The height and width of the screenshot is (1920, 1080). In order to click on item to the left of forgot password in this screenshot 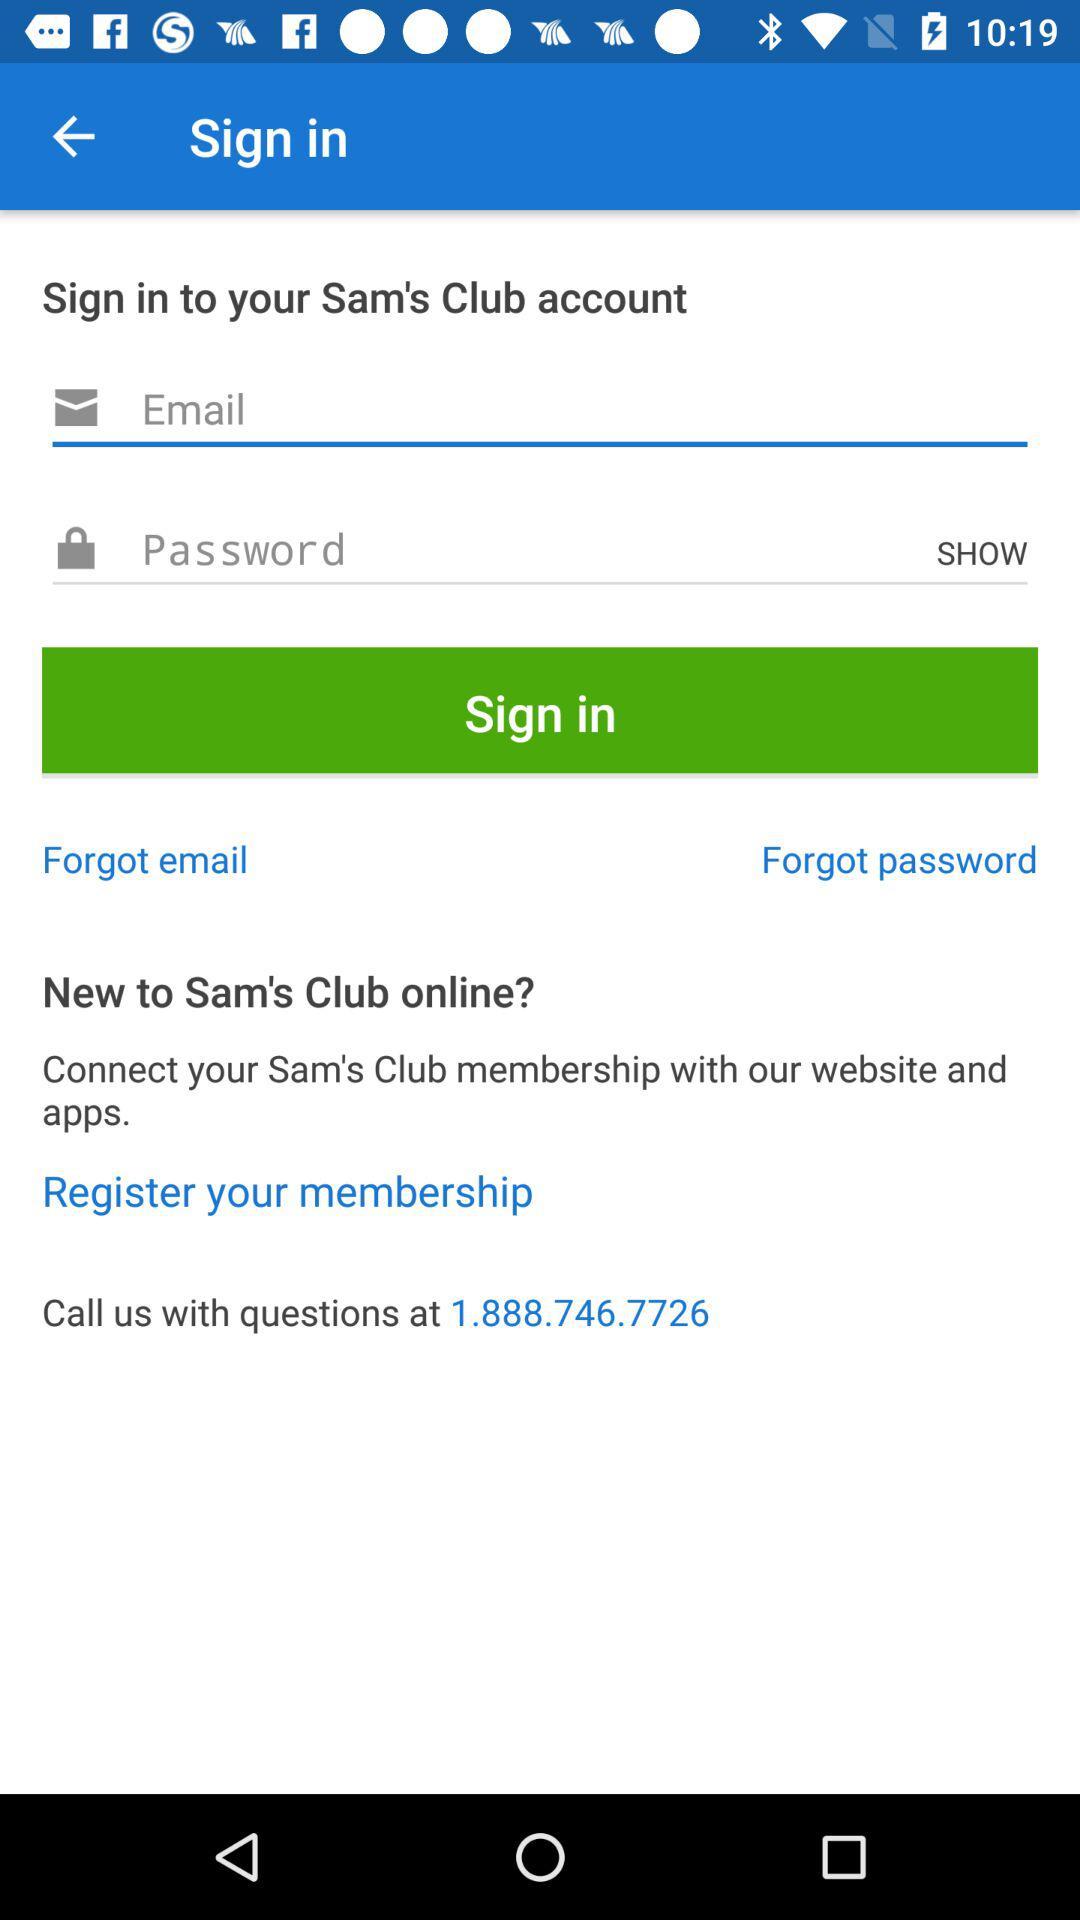, I will do `click(144, 858)`.